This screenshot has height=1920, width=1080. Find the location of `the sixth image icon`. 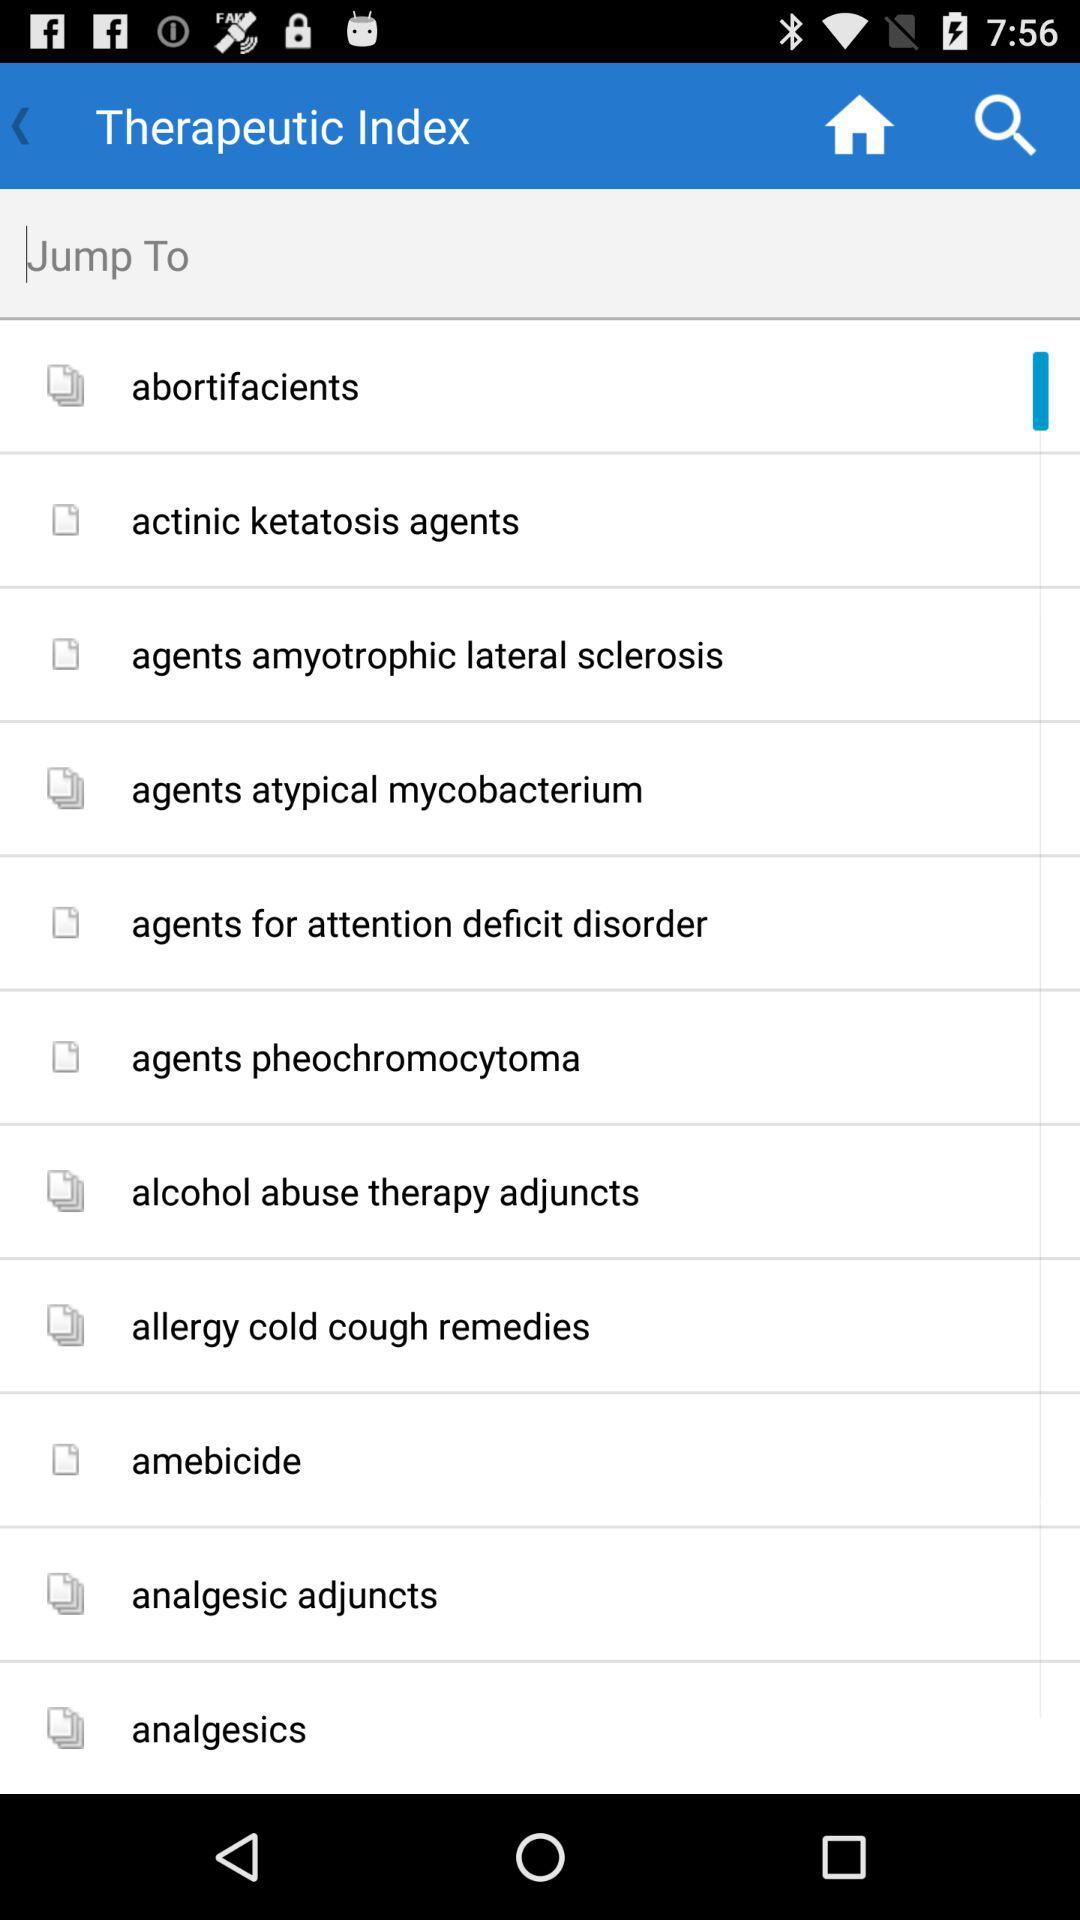

the sixth image icon is located at coordinates (64, 1055).